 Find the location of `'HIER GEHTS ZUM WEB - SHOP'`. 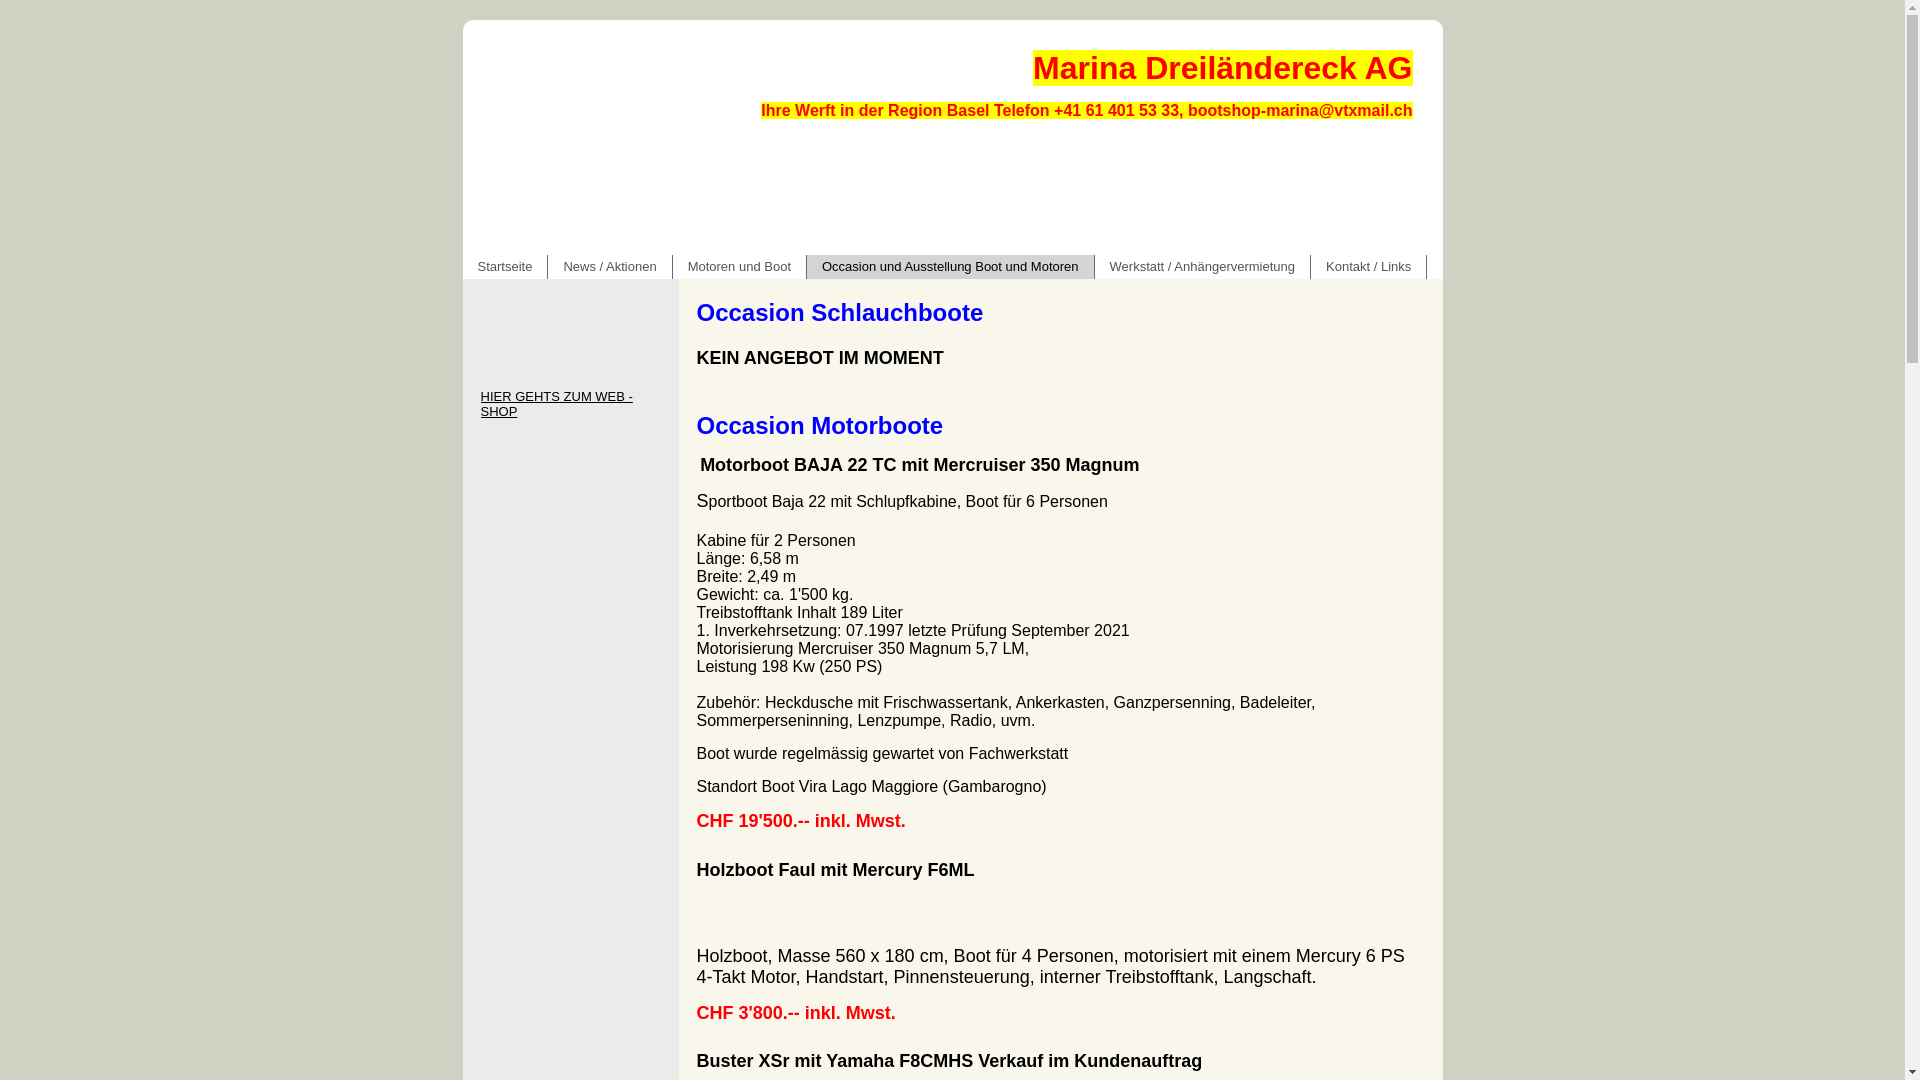

'HIER GEHTS ZUM WEB - SHOP' is located at coordinates (569, 404).